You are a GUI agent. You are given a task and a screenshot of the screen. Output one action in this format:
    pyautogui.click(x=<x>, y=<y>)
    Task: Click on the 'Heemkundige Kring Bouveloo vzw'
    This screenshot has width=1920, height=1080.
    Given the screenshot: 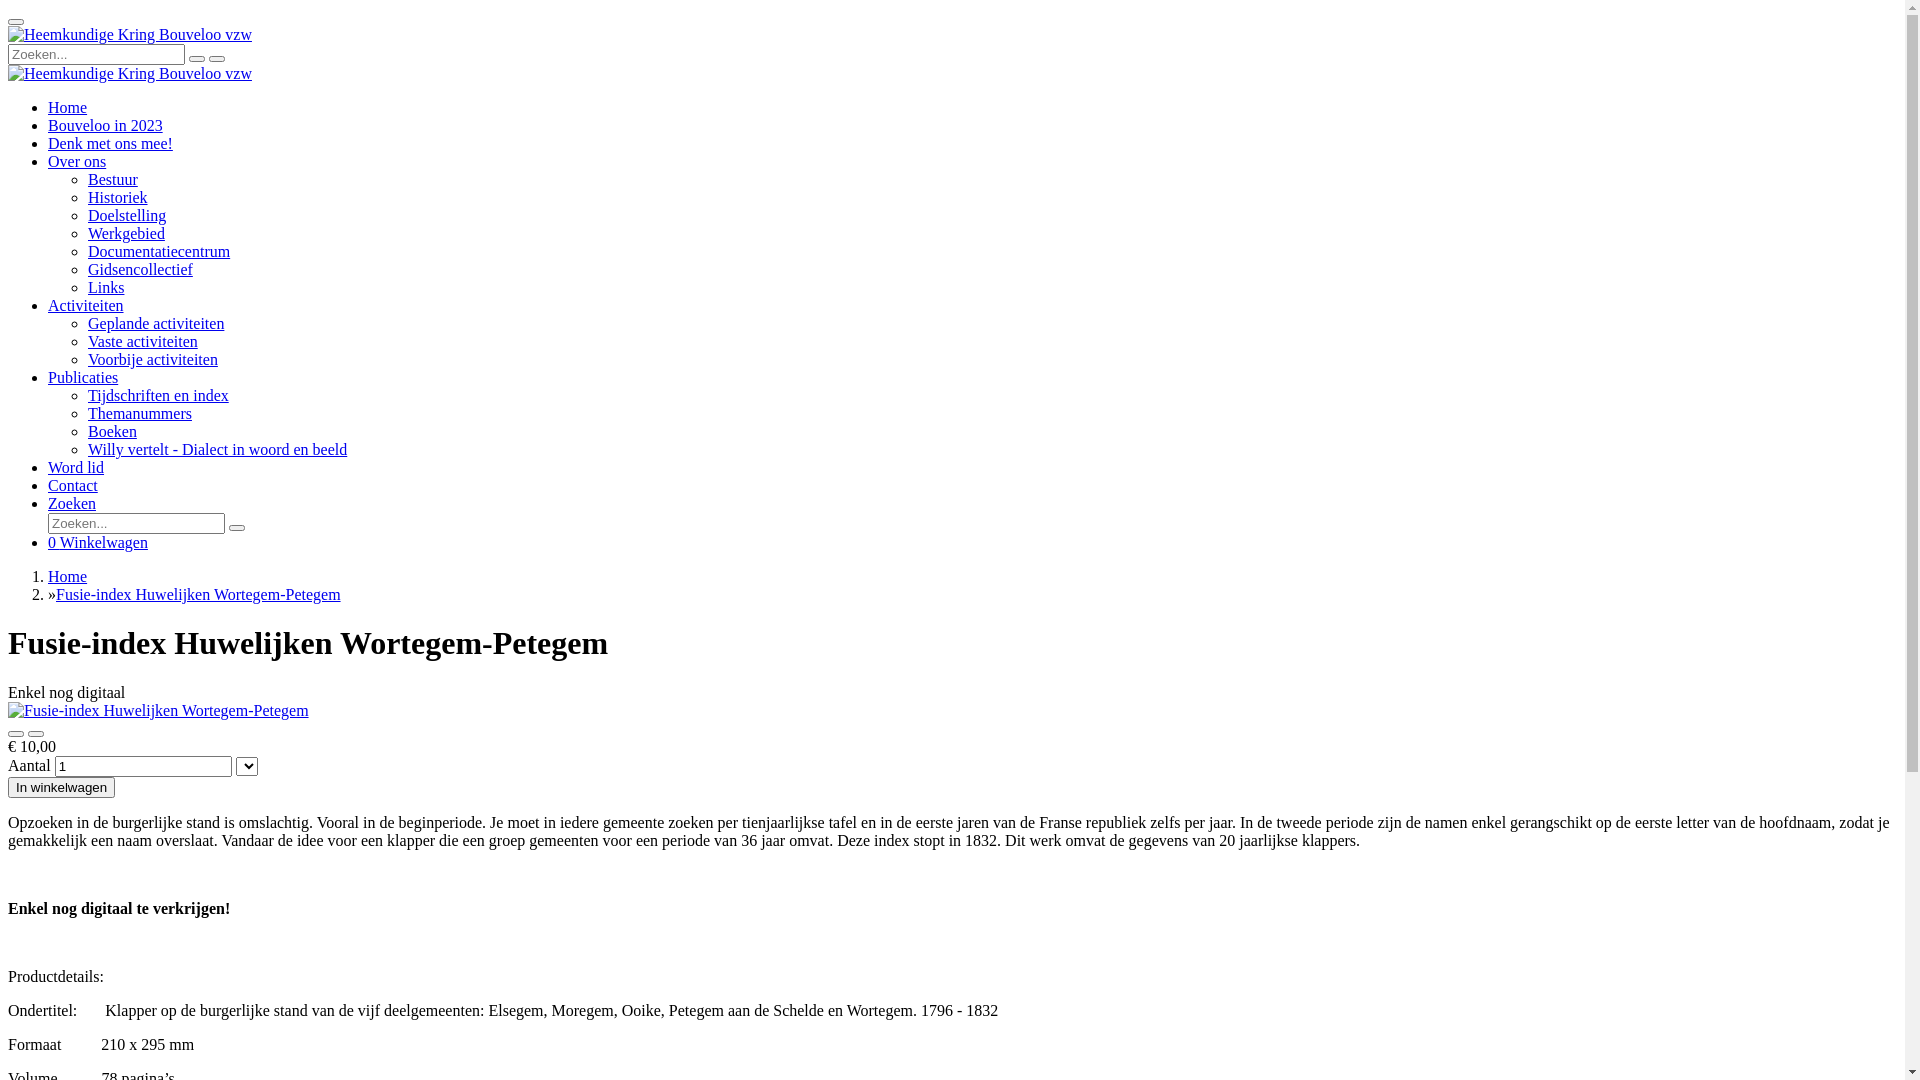 What is the action you would take?
    pyautogui.click(x=128, y=34)
    